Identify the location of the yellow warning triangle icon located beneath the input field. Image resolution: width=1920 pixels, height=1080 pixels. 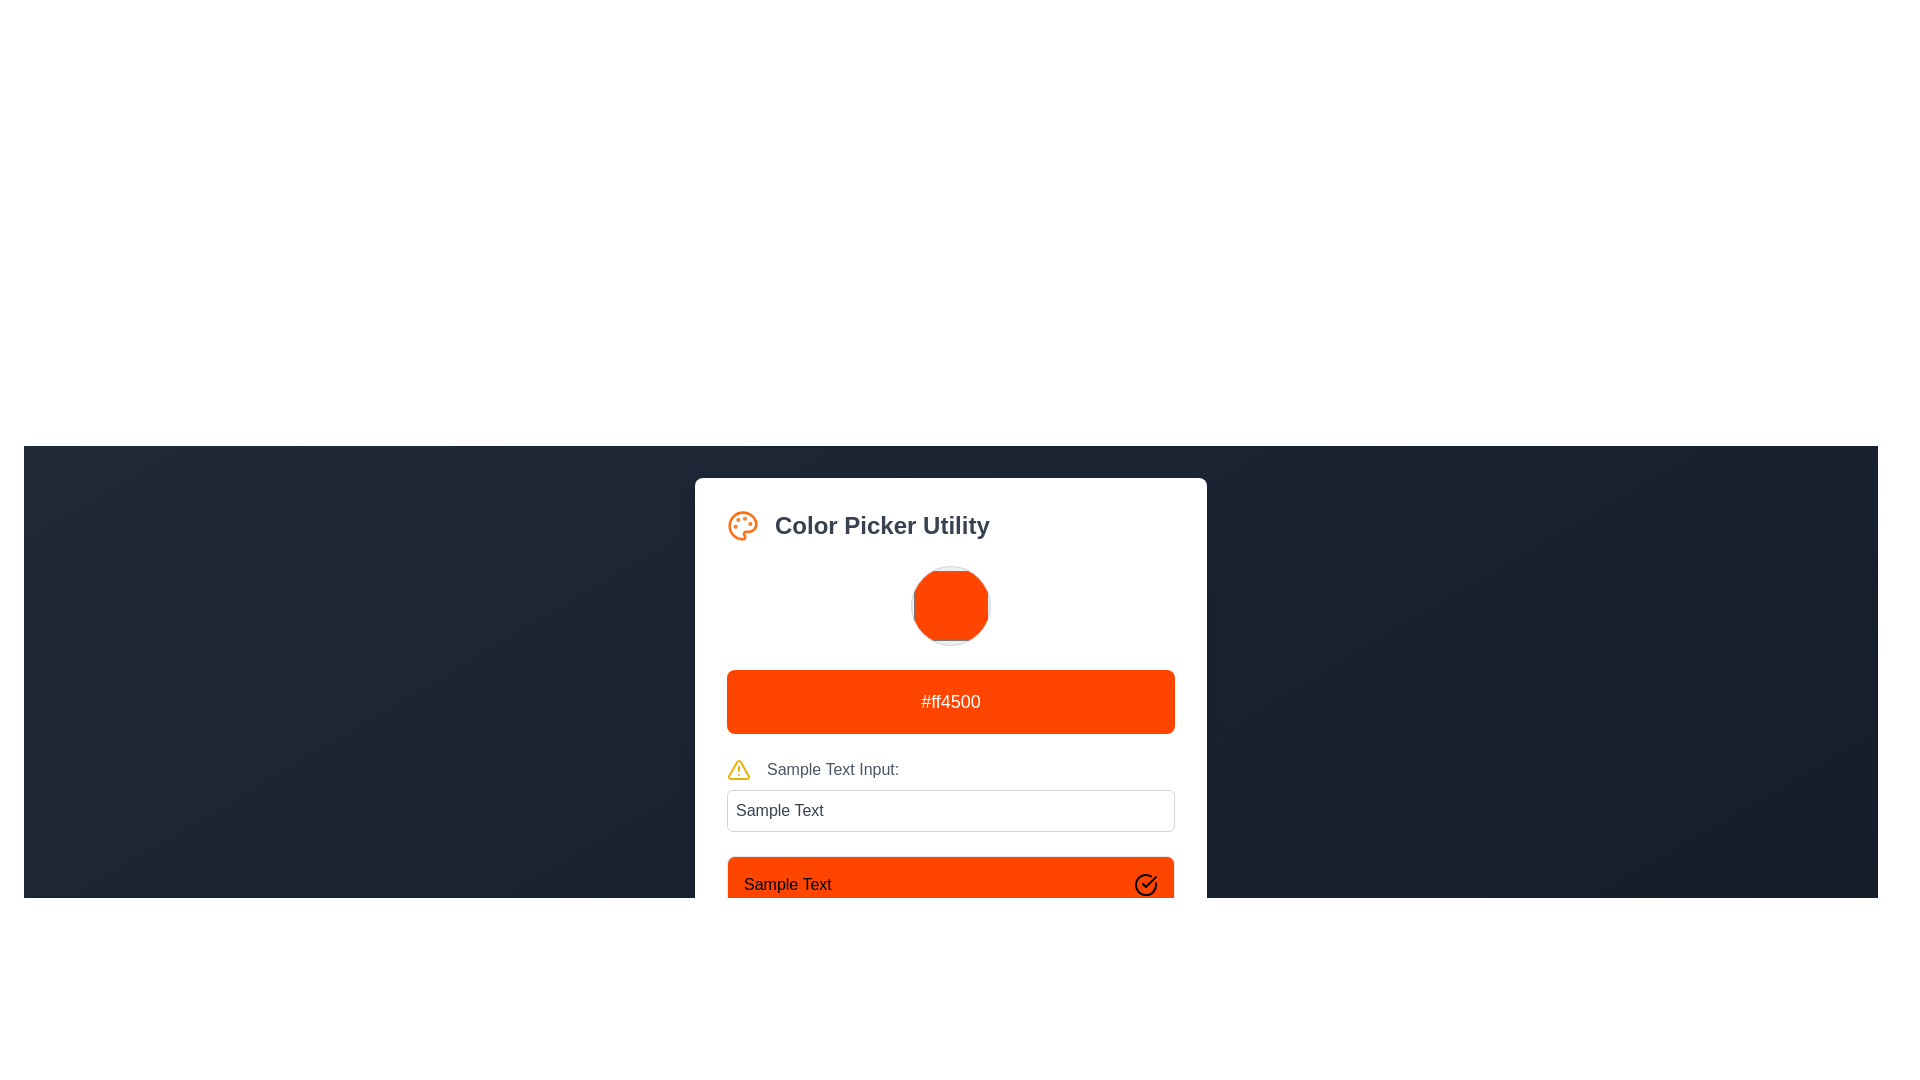
(738, 769).